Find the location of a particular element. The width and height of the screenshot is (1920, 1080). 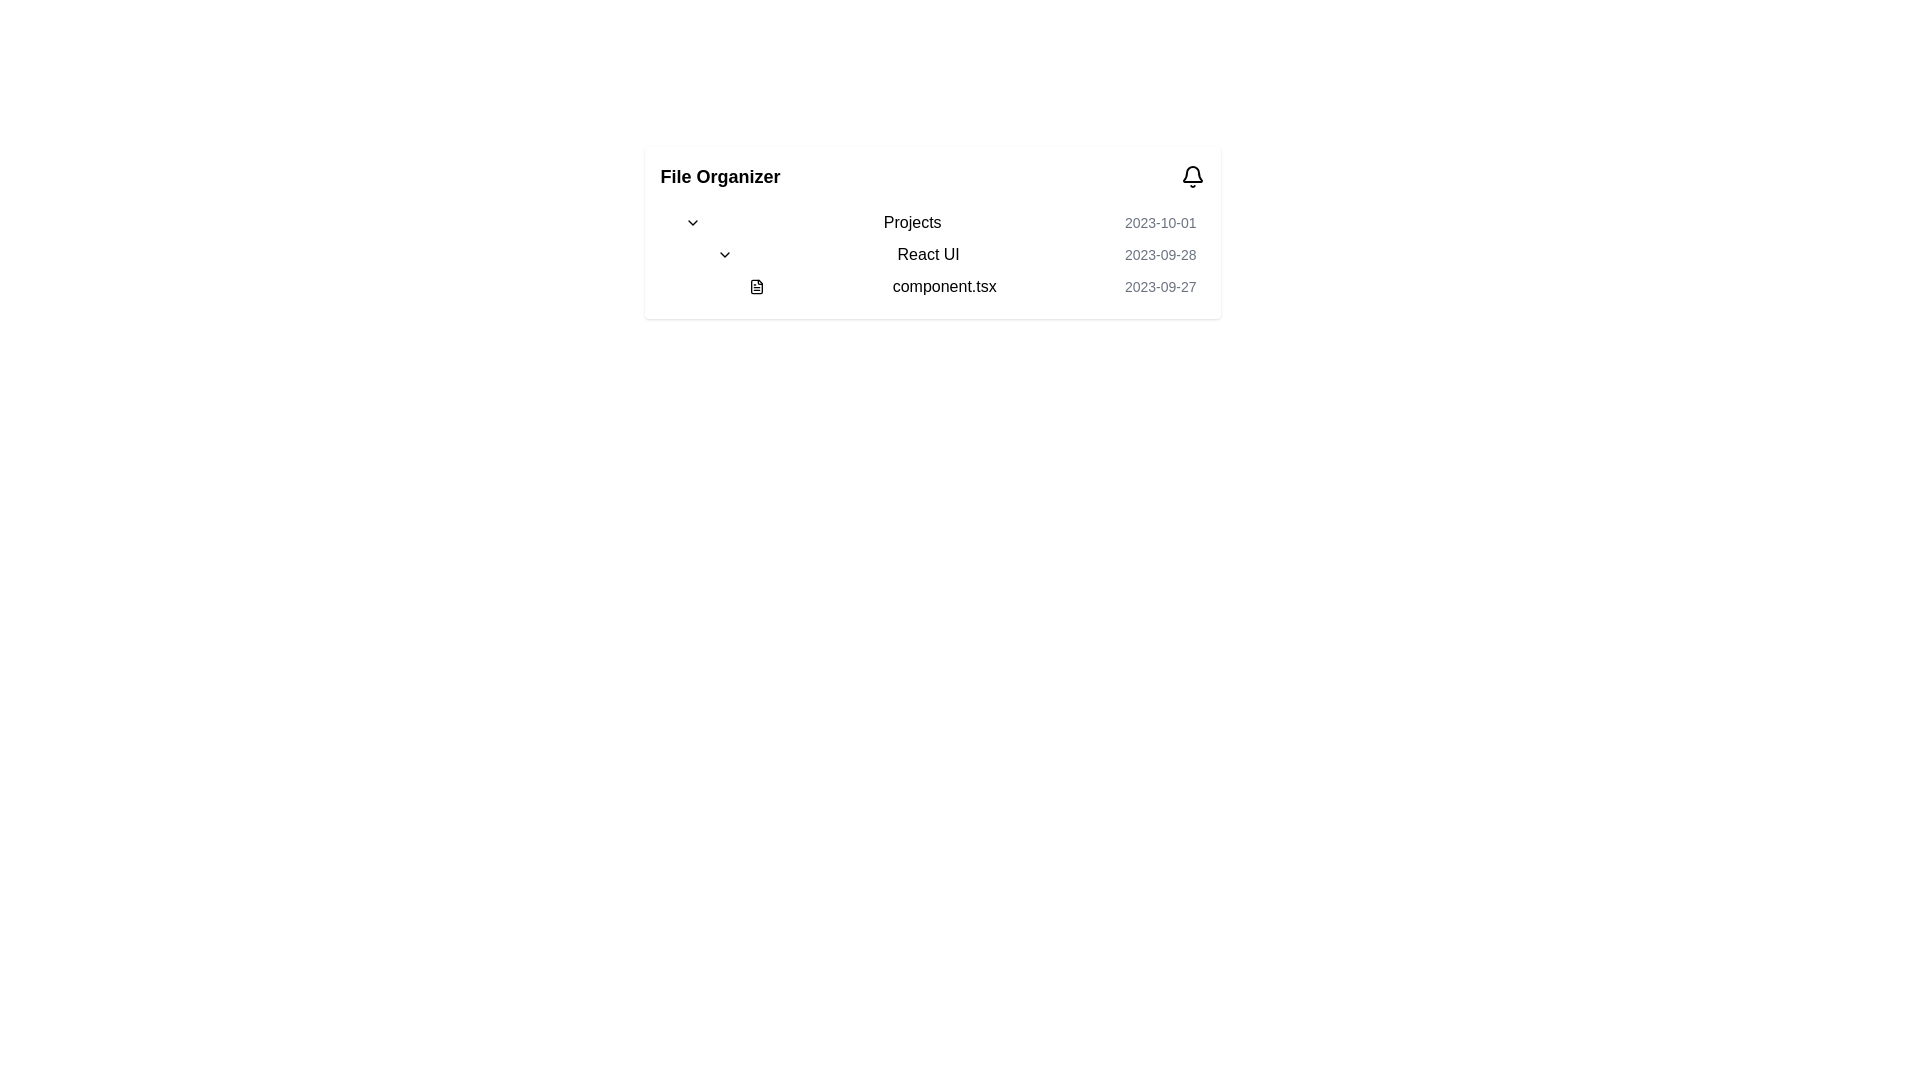

the 'React UI' text label, which is part of a project names list and is positioned beneath the 'Projects' label is located at coordinates (927, 253).